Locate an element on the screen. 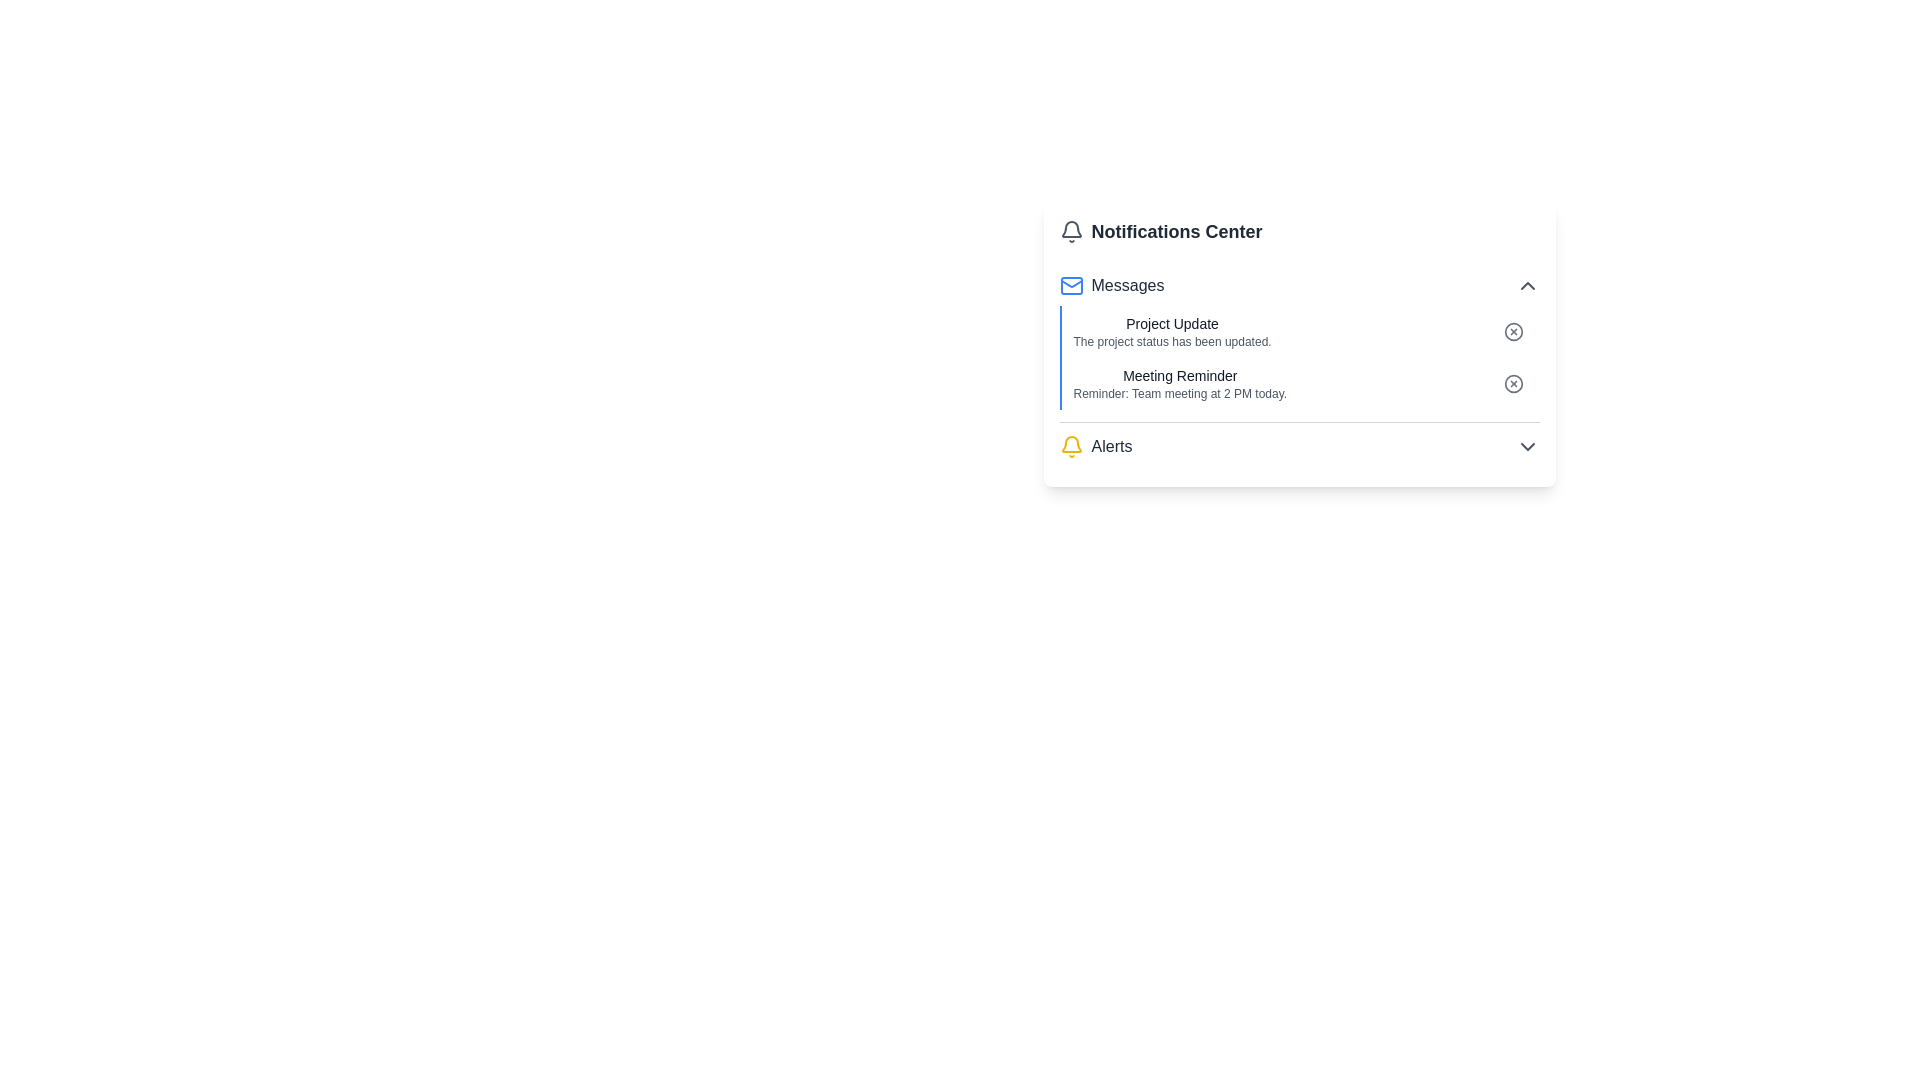 The image size is (1920, 1080). the upward-facing chevron icon located at the far right of the 'Messages' header section is located at coordinates (1526, 285).